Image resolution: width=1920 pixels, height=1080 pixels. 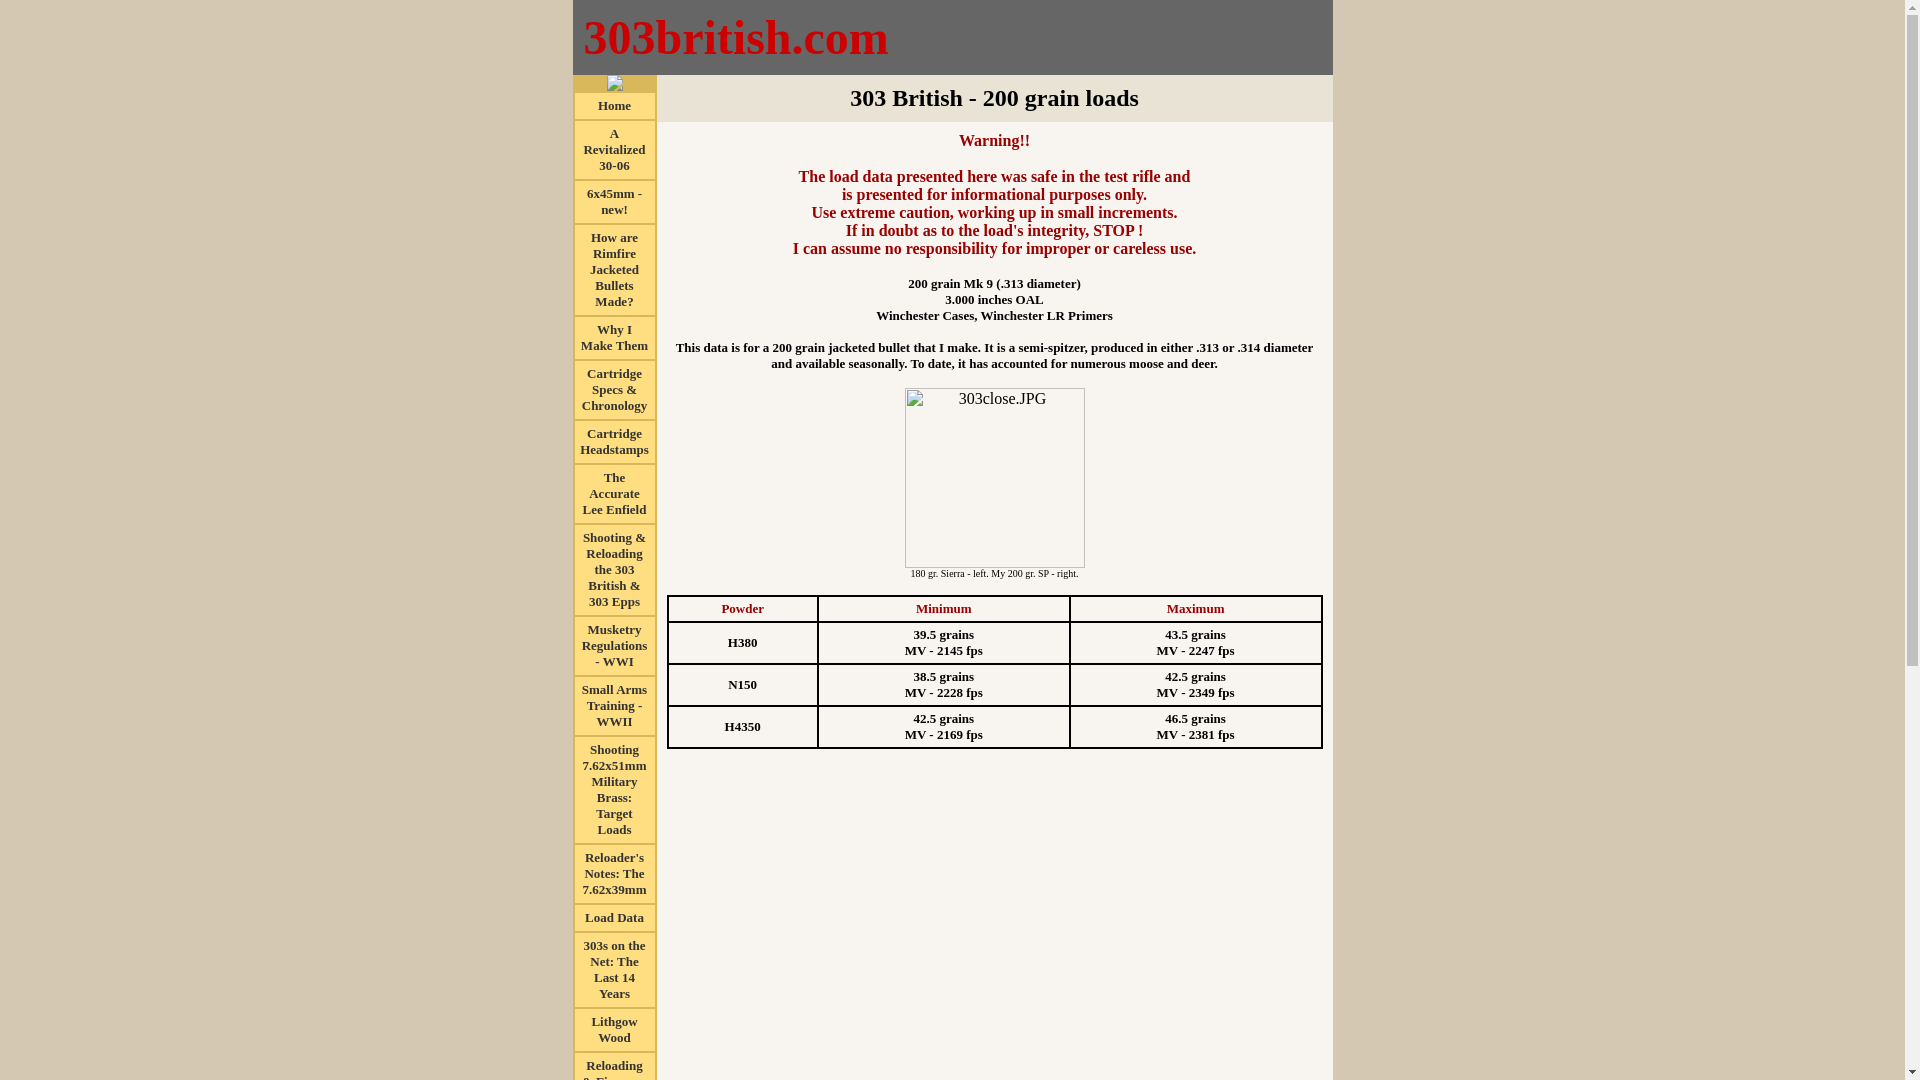 I want to click on '303s on the Net: The Last 14 Years', so click(x=613, y=967).